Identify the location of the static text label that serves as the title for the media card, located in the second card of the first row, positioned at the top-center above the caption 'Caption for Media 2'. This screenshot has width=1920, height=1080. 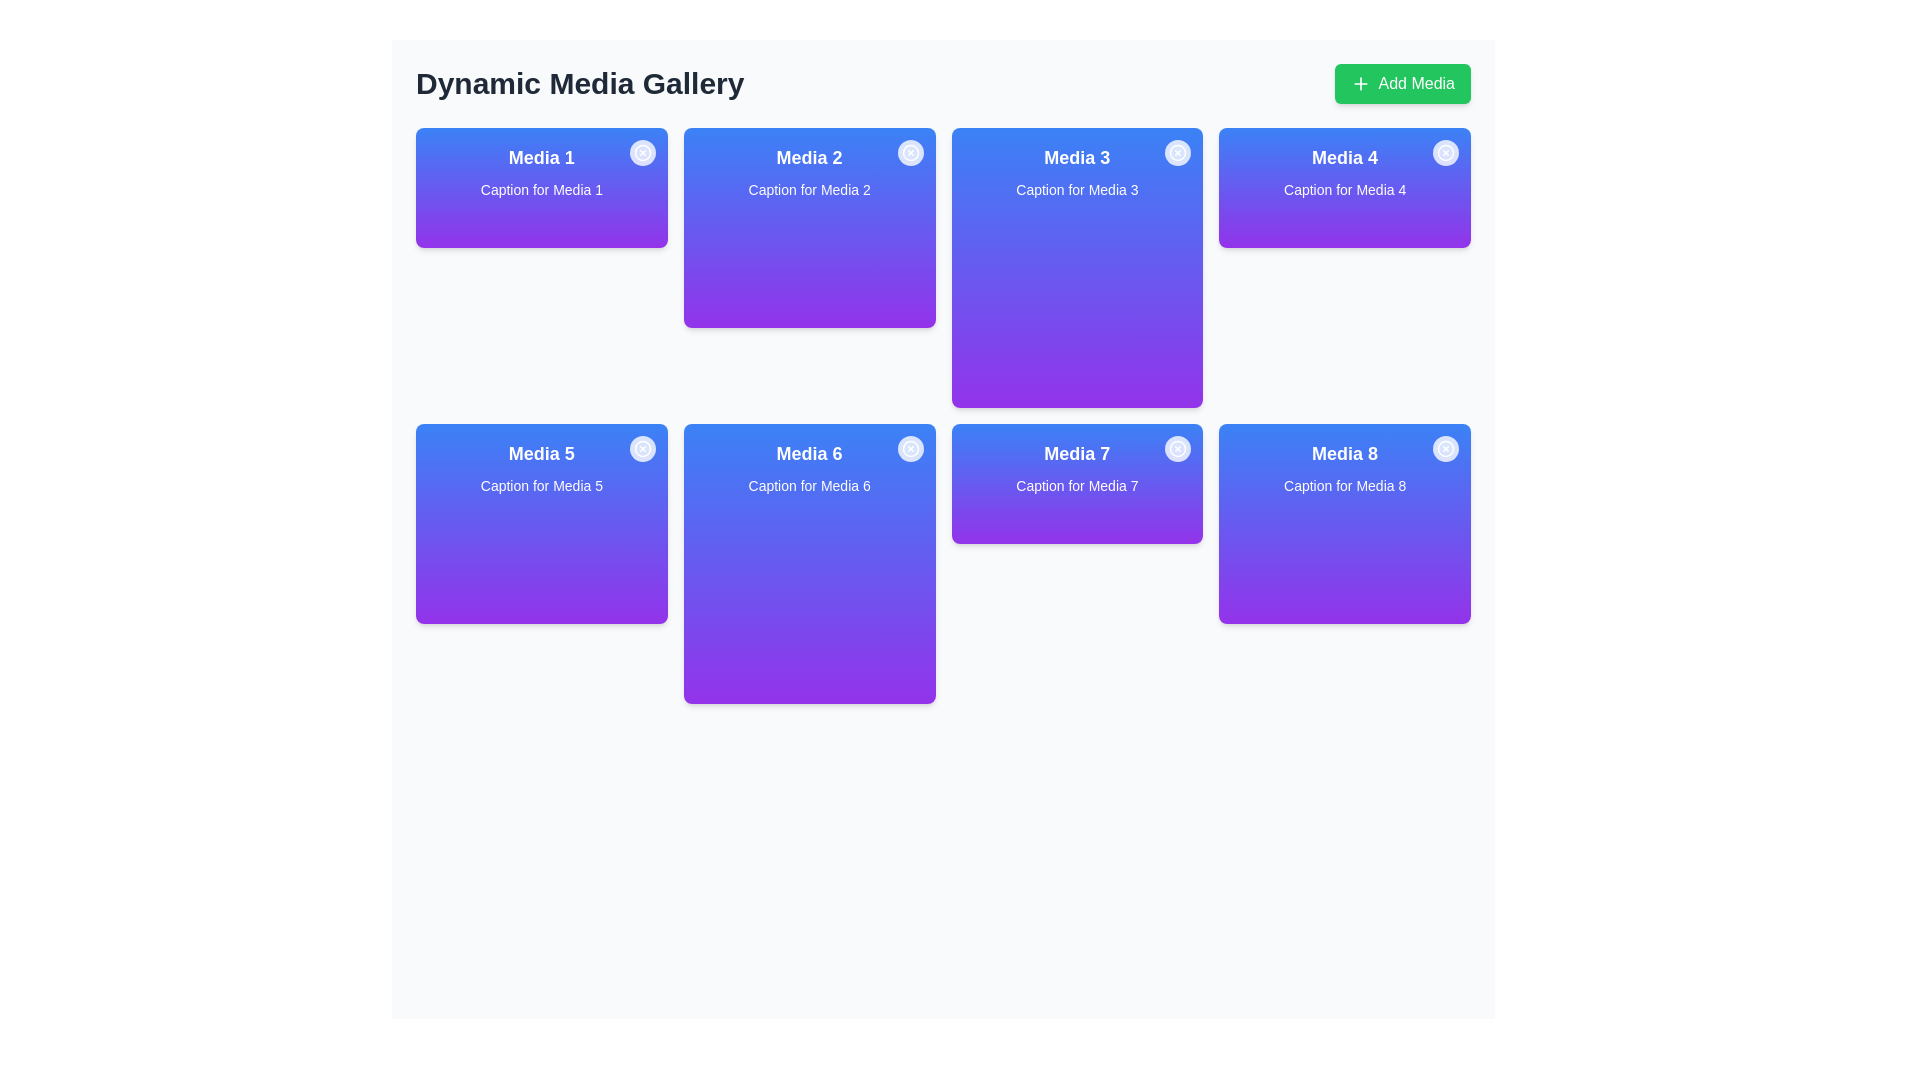
(809, 157).